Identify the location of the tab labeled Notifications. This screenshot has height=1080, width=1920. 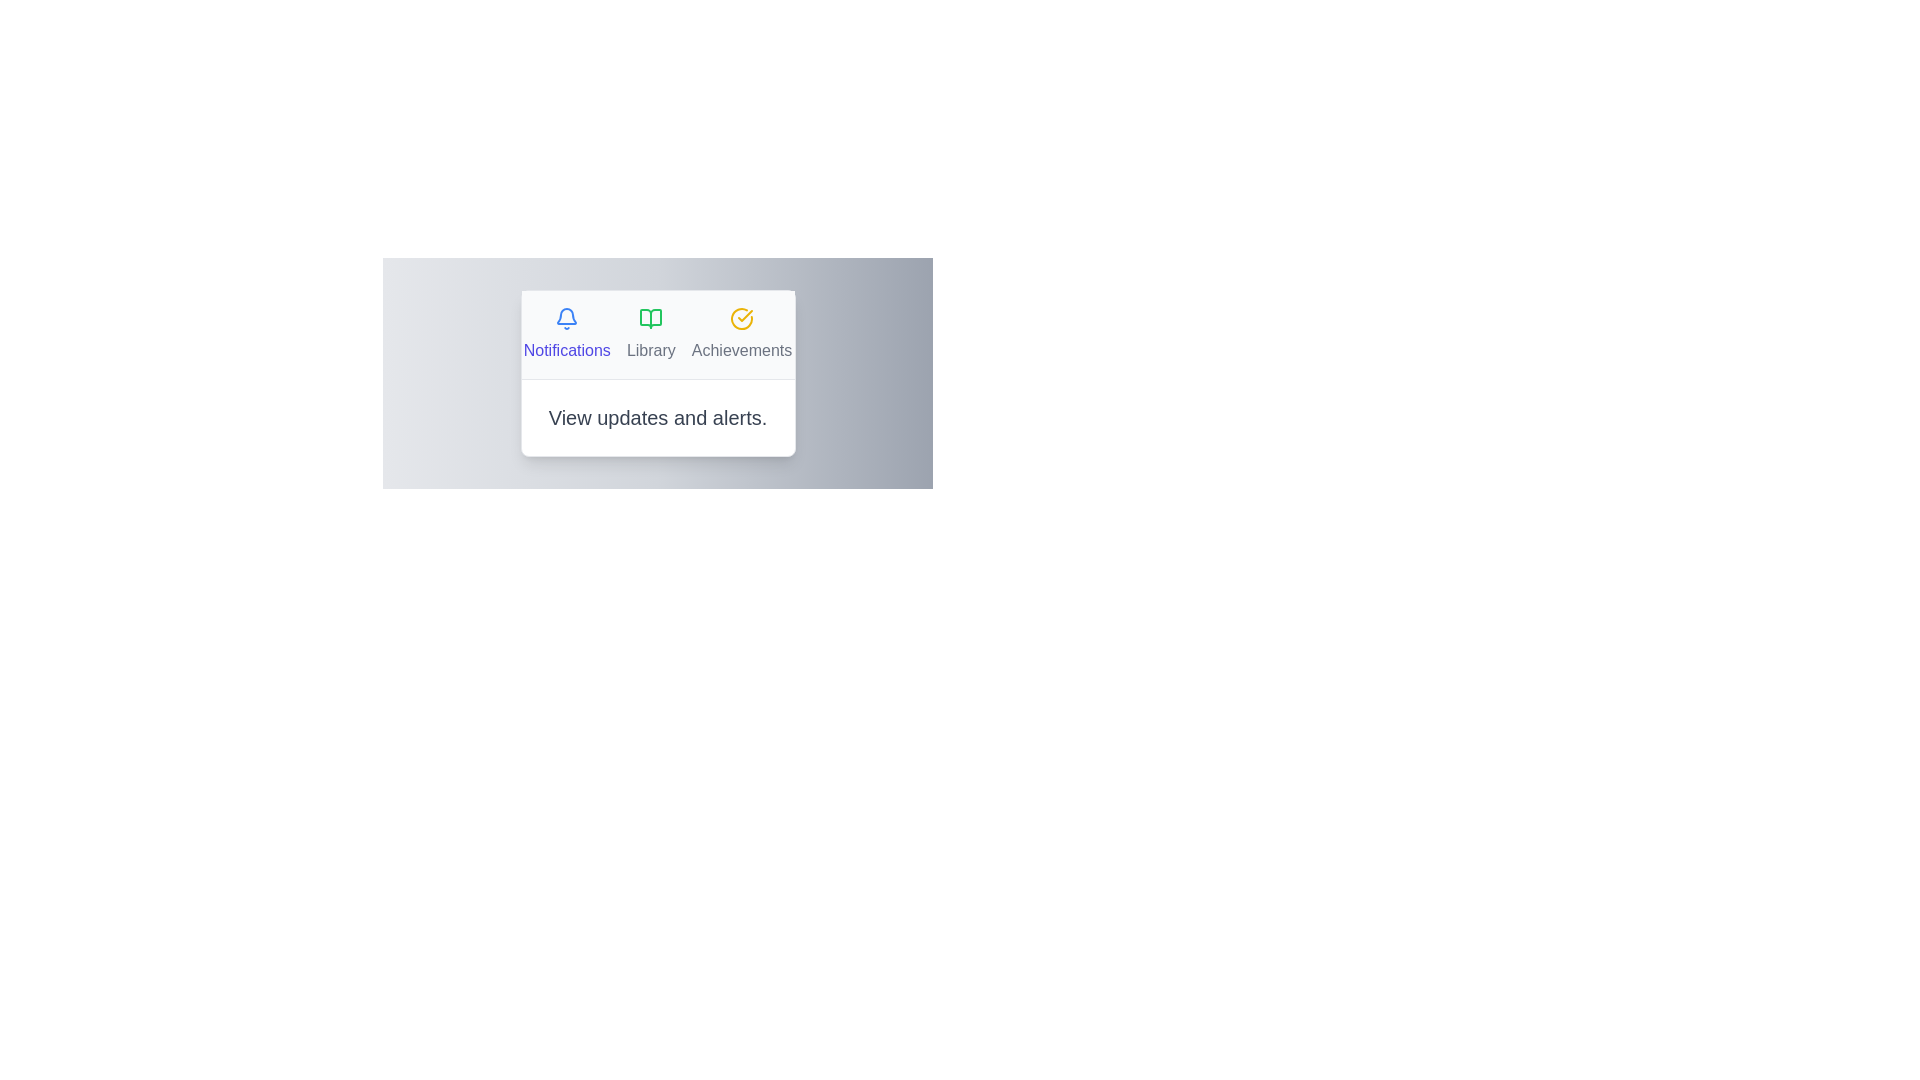
(565, 334).